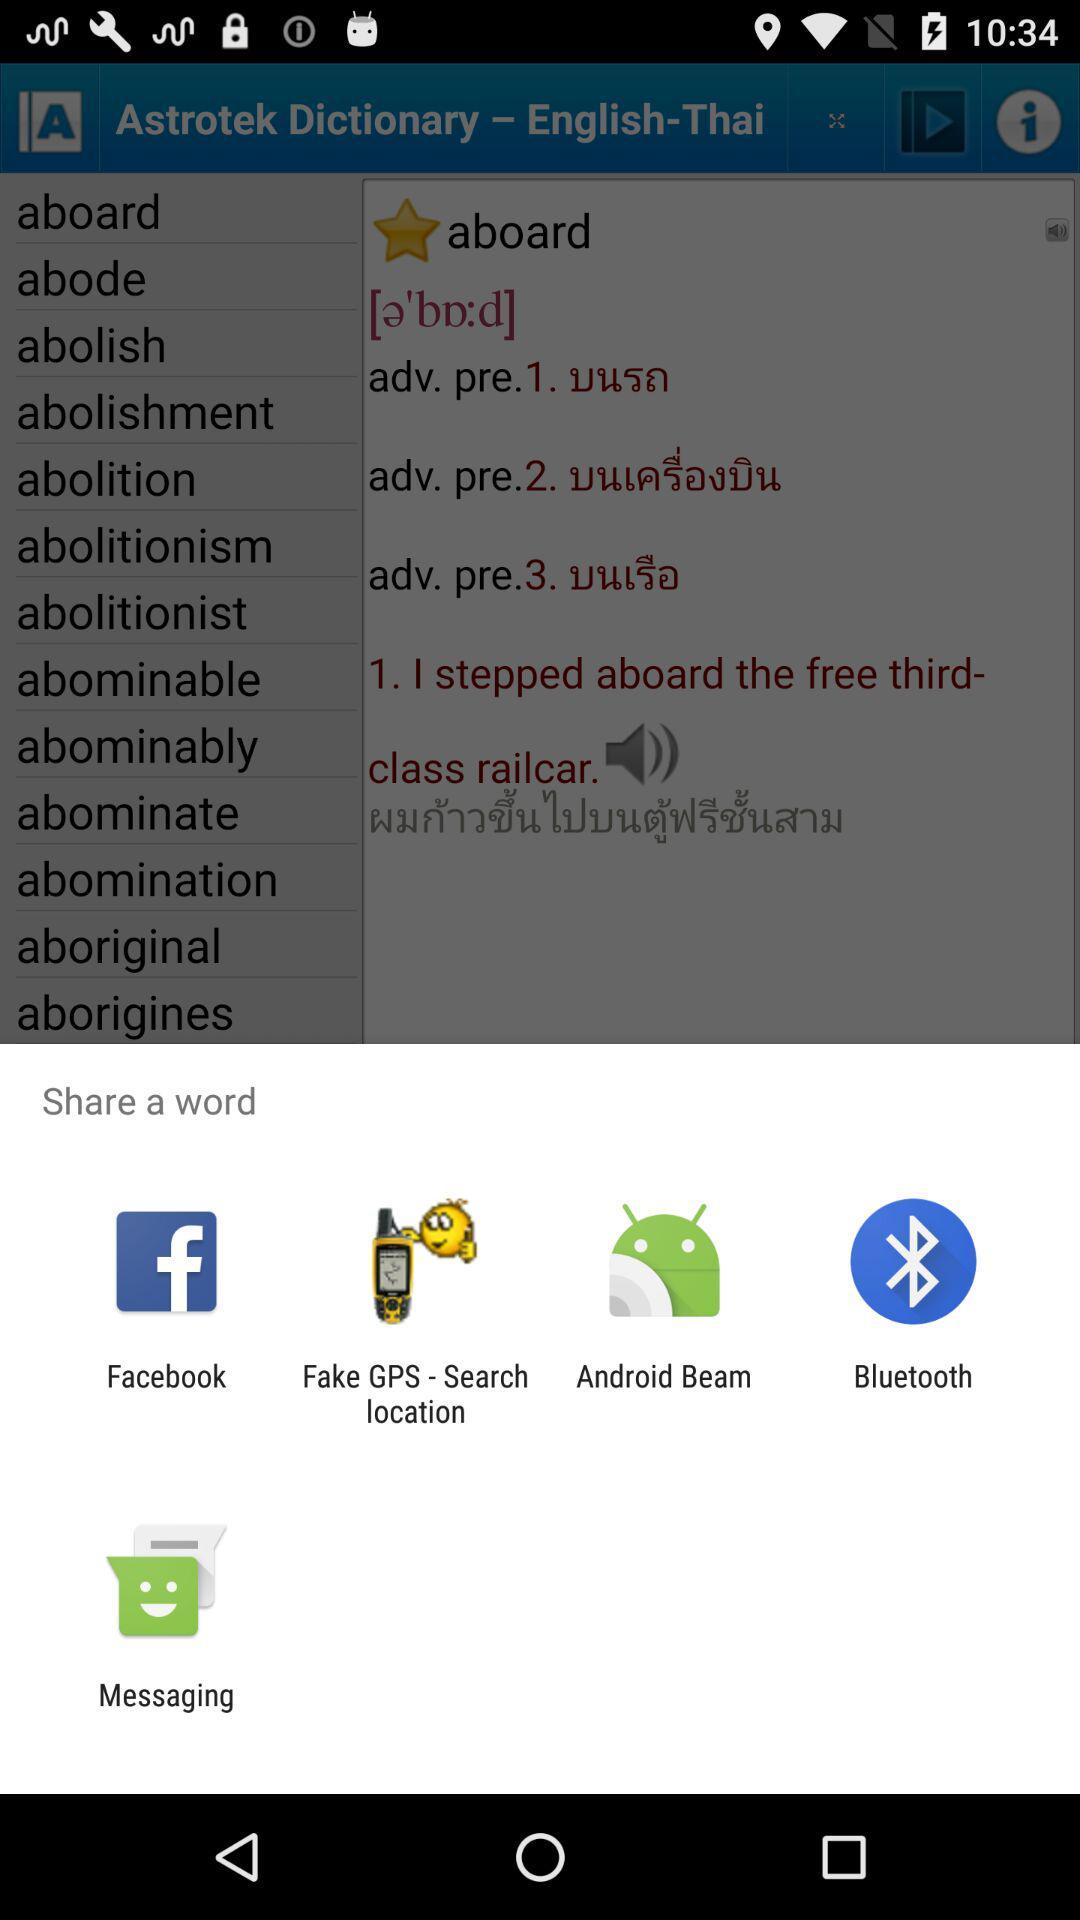 Image resolution: width=1080 pixels, height=1920 pixels. I want to click on the facebook, so click(165, 1392).